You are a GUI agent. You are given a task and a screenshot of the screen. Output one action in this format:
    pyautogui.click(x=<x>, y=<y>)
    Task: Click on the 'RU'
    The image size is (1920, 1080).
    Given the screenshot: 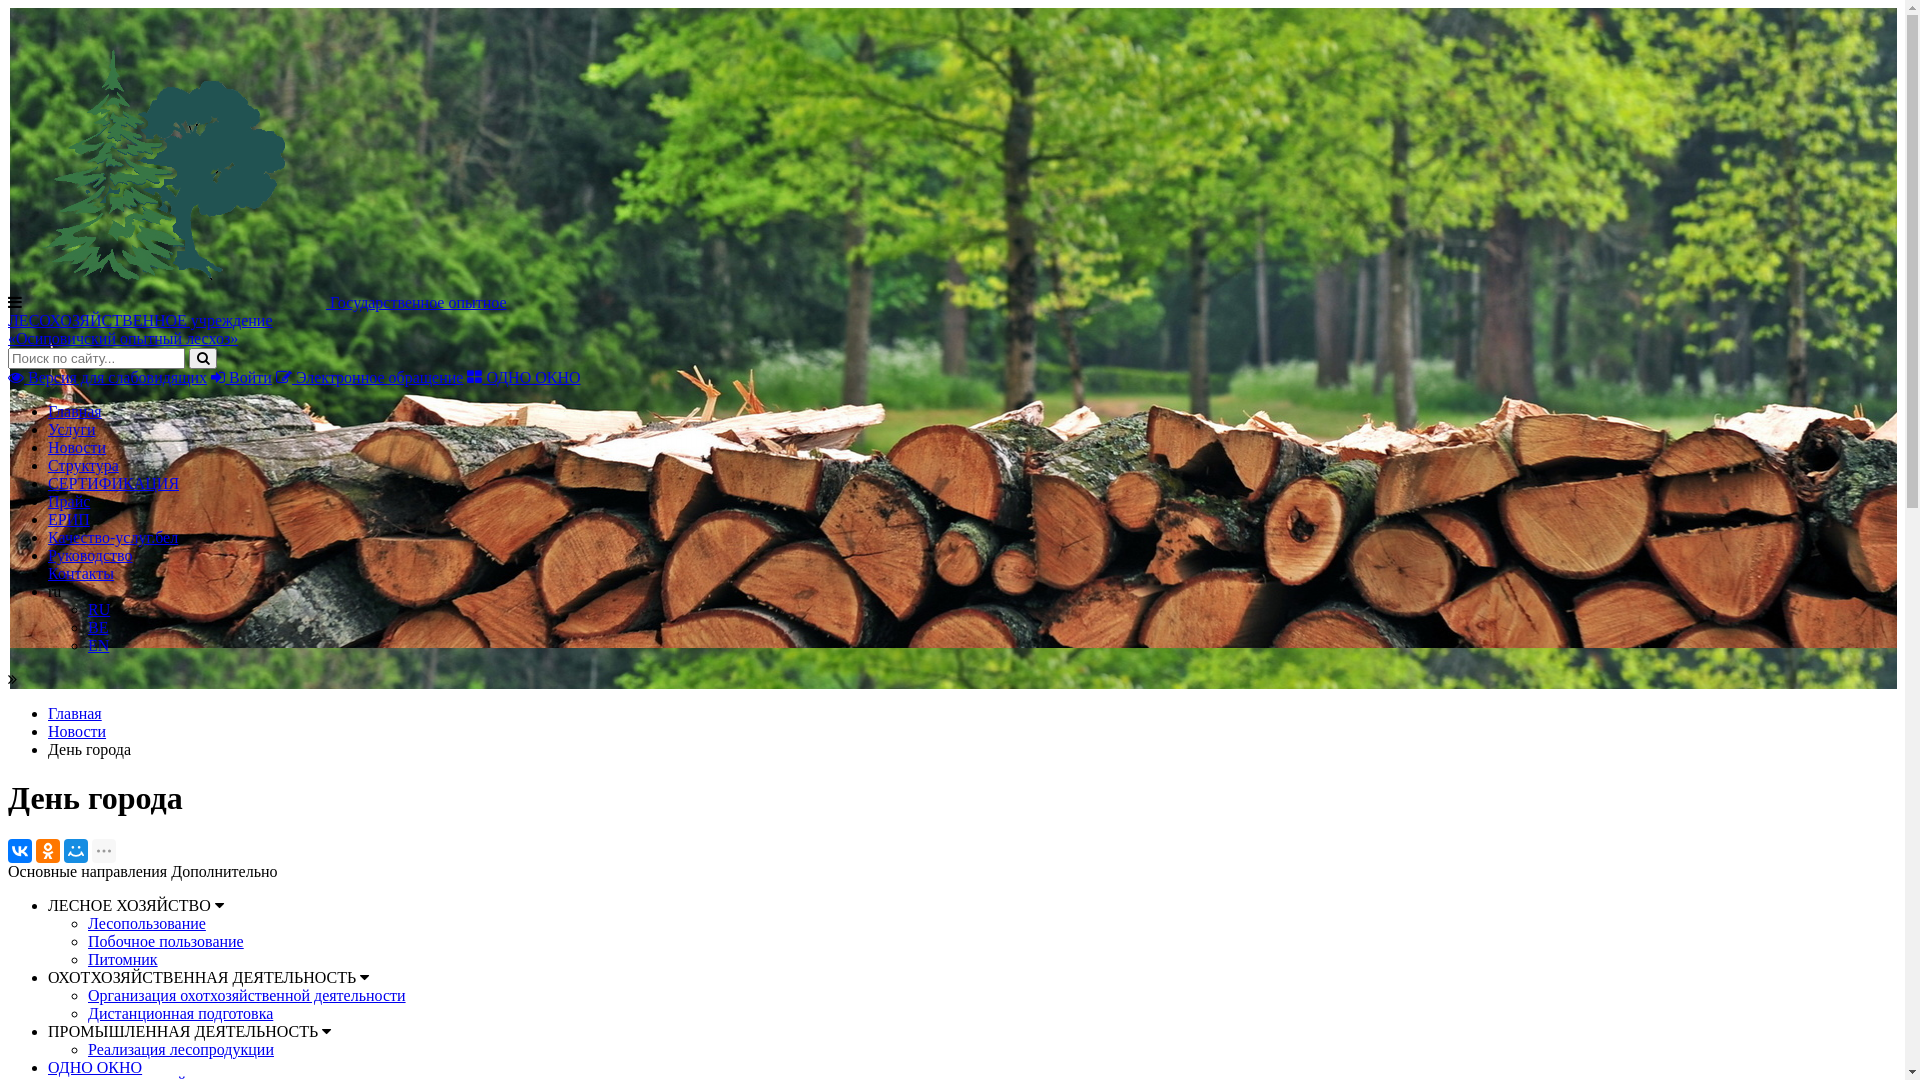 What is the action you would take?
    pyautogui.click(x=98, y=608)
    